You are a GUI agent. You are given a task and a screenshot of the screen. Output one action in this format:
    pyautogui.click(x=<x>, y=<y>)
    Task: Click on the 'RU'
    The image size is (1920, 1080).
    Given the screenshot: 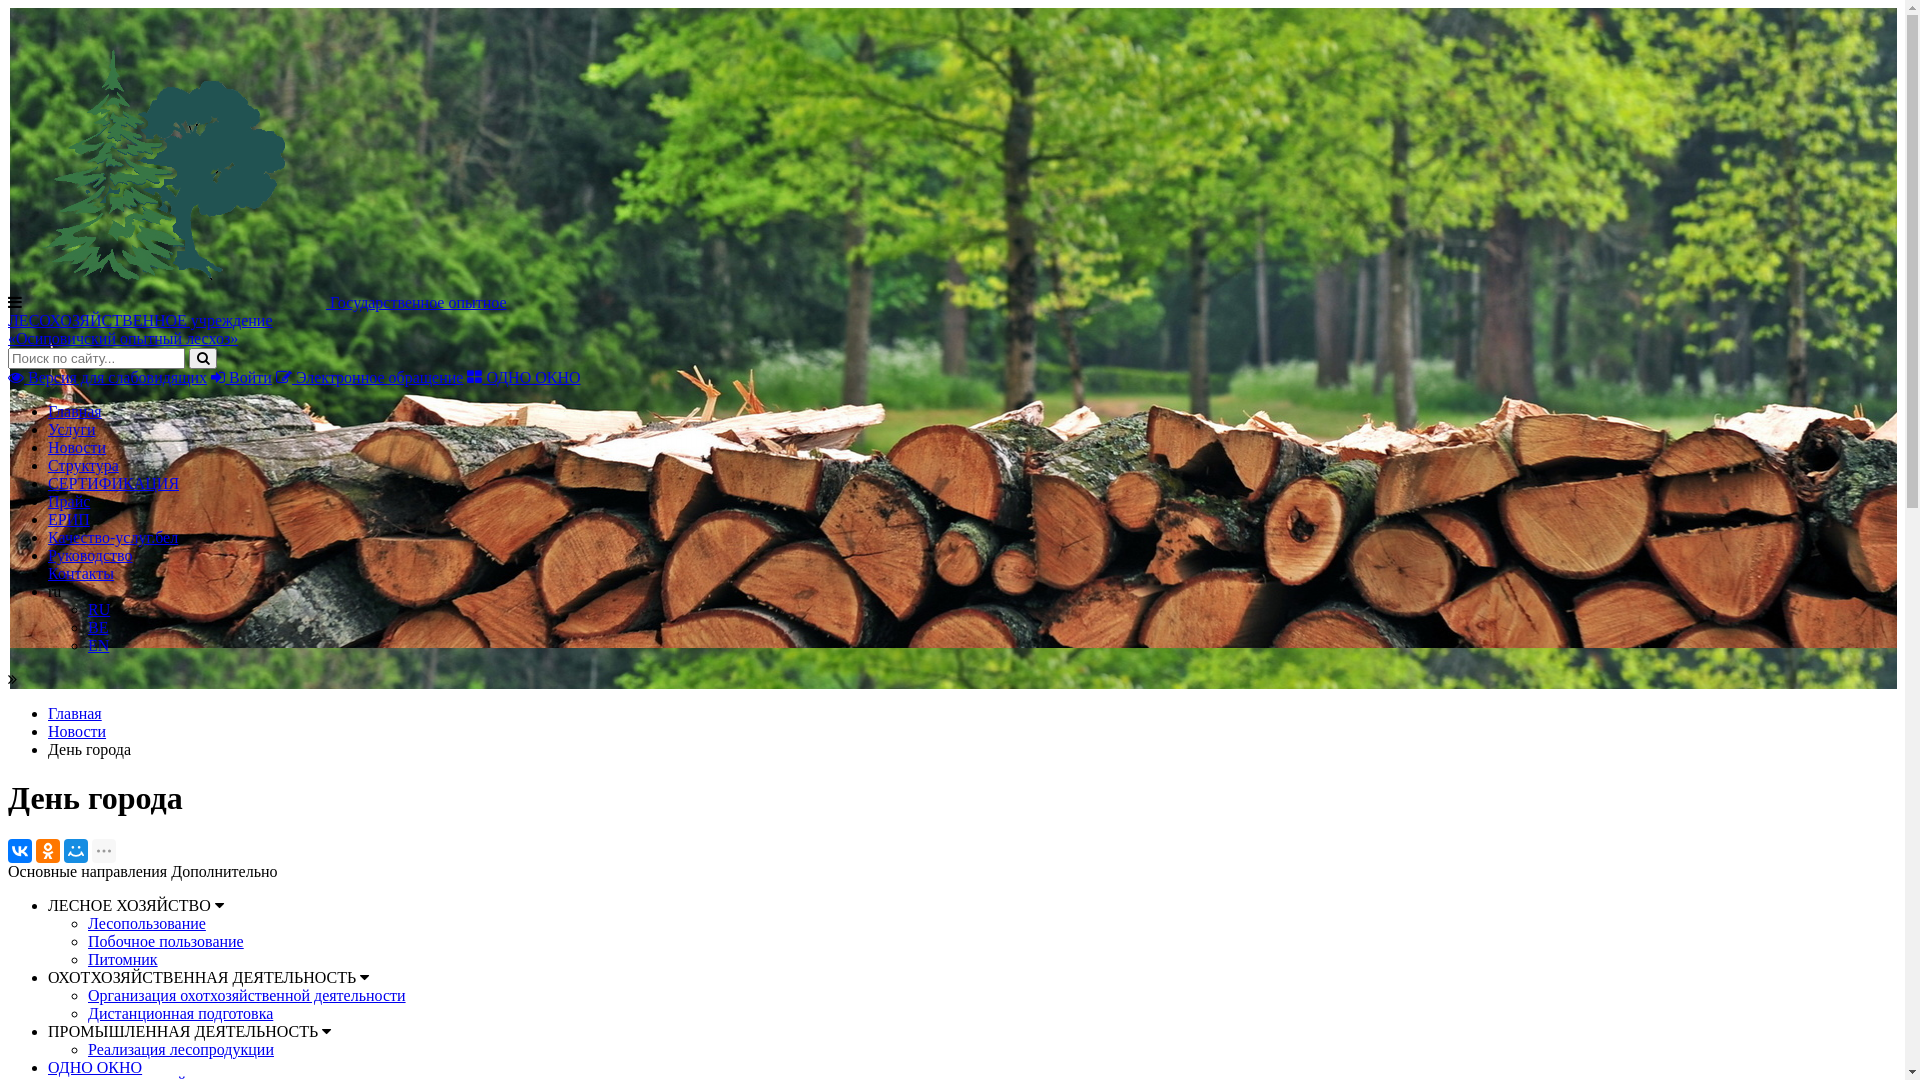 What is the action you would take?
    pyautogui.click(x=98, y=608)
    